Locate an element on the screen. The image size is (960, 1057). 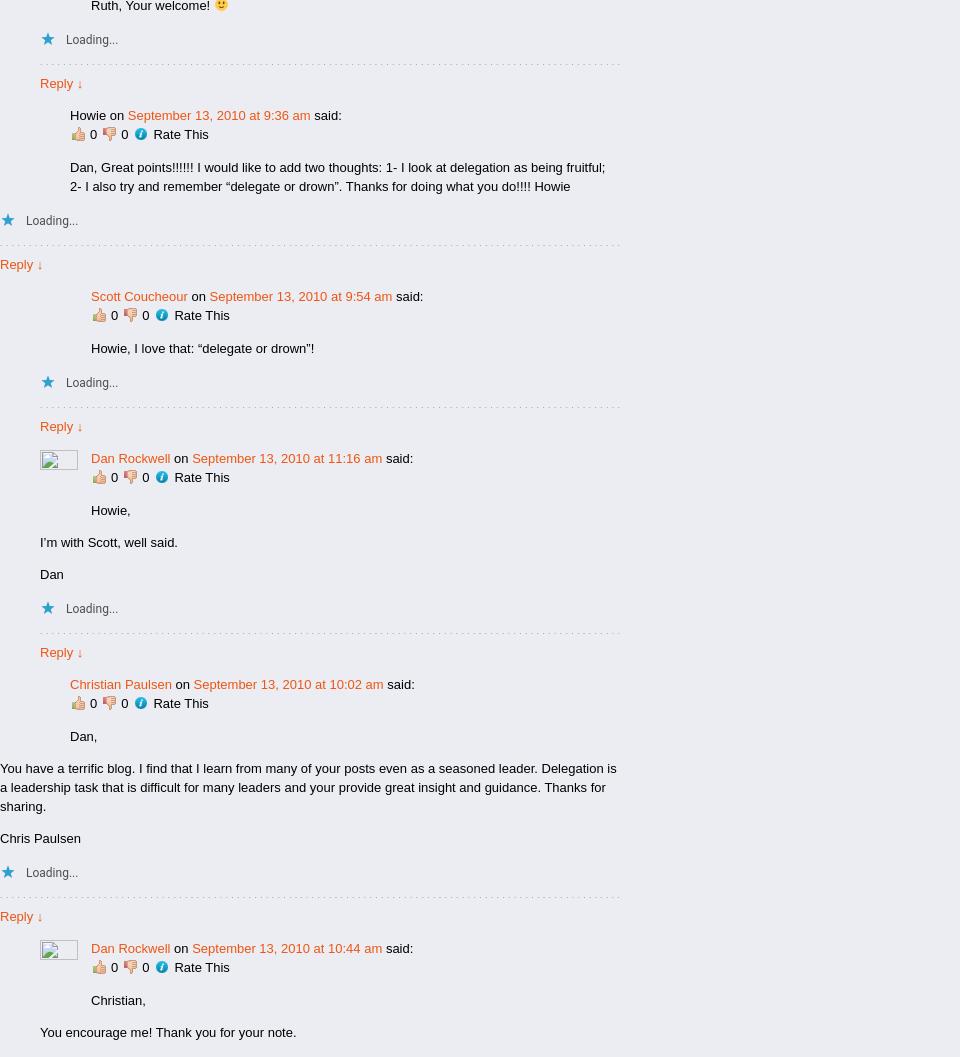
'You have a terrific blog.  I find that I learn from many of your posts even as a seasoned leader.  Delegation is a leadership task that is difficult for many leaders and your provide great insight and guidance.  Thanks for sharing.' is located at coordinates (307, 786).